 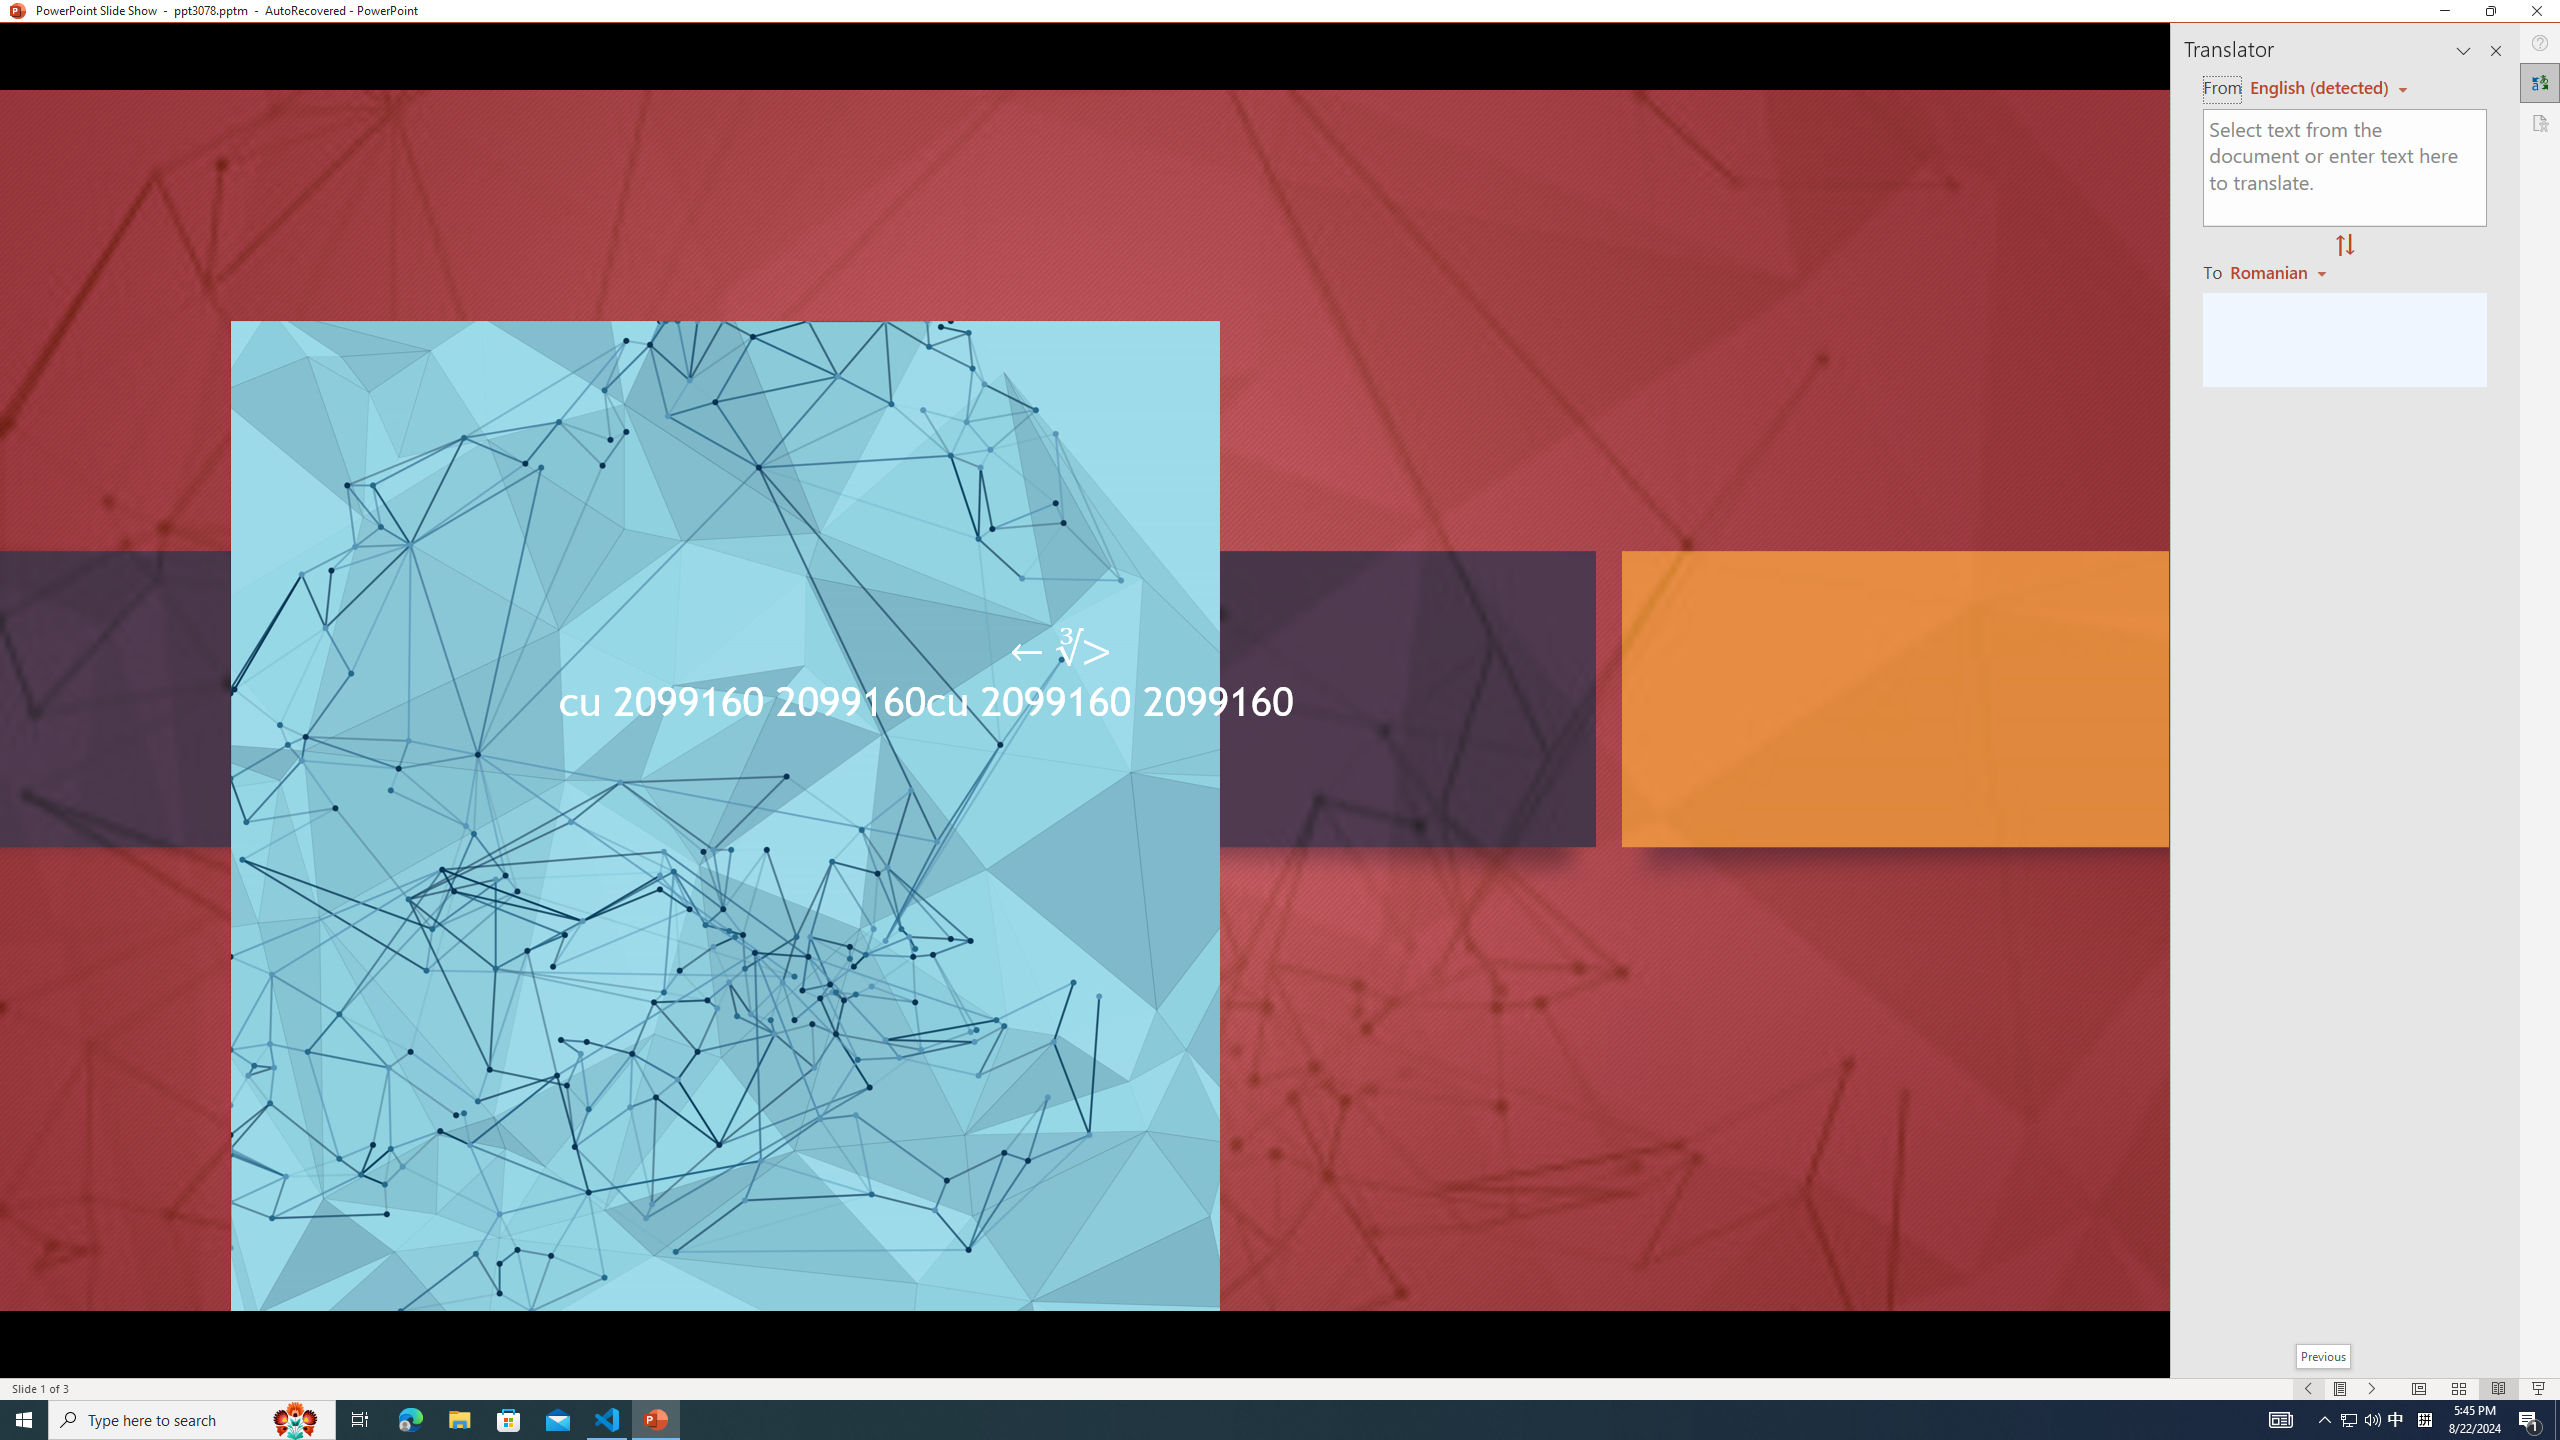 I want to click on 'Slide Show', so click(x=2539, y=1389).